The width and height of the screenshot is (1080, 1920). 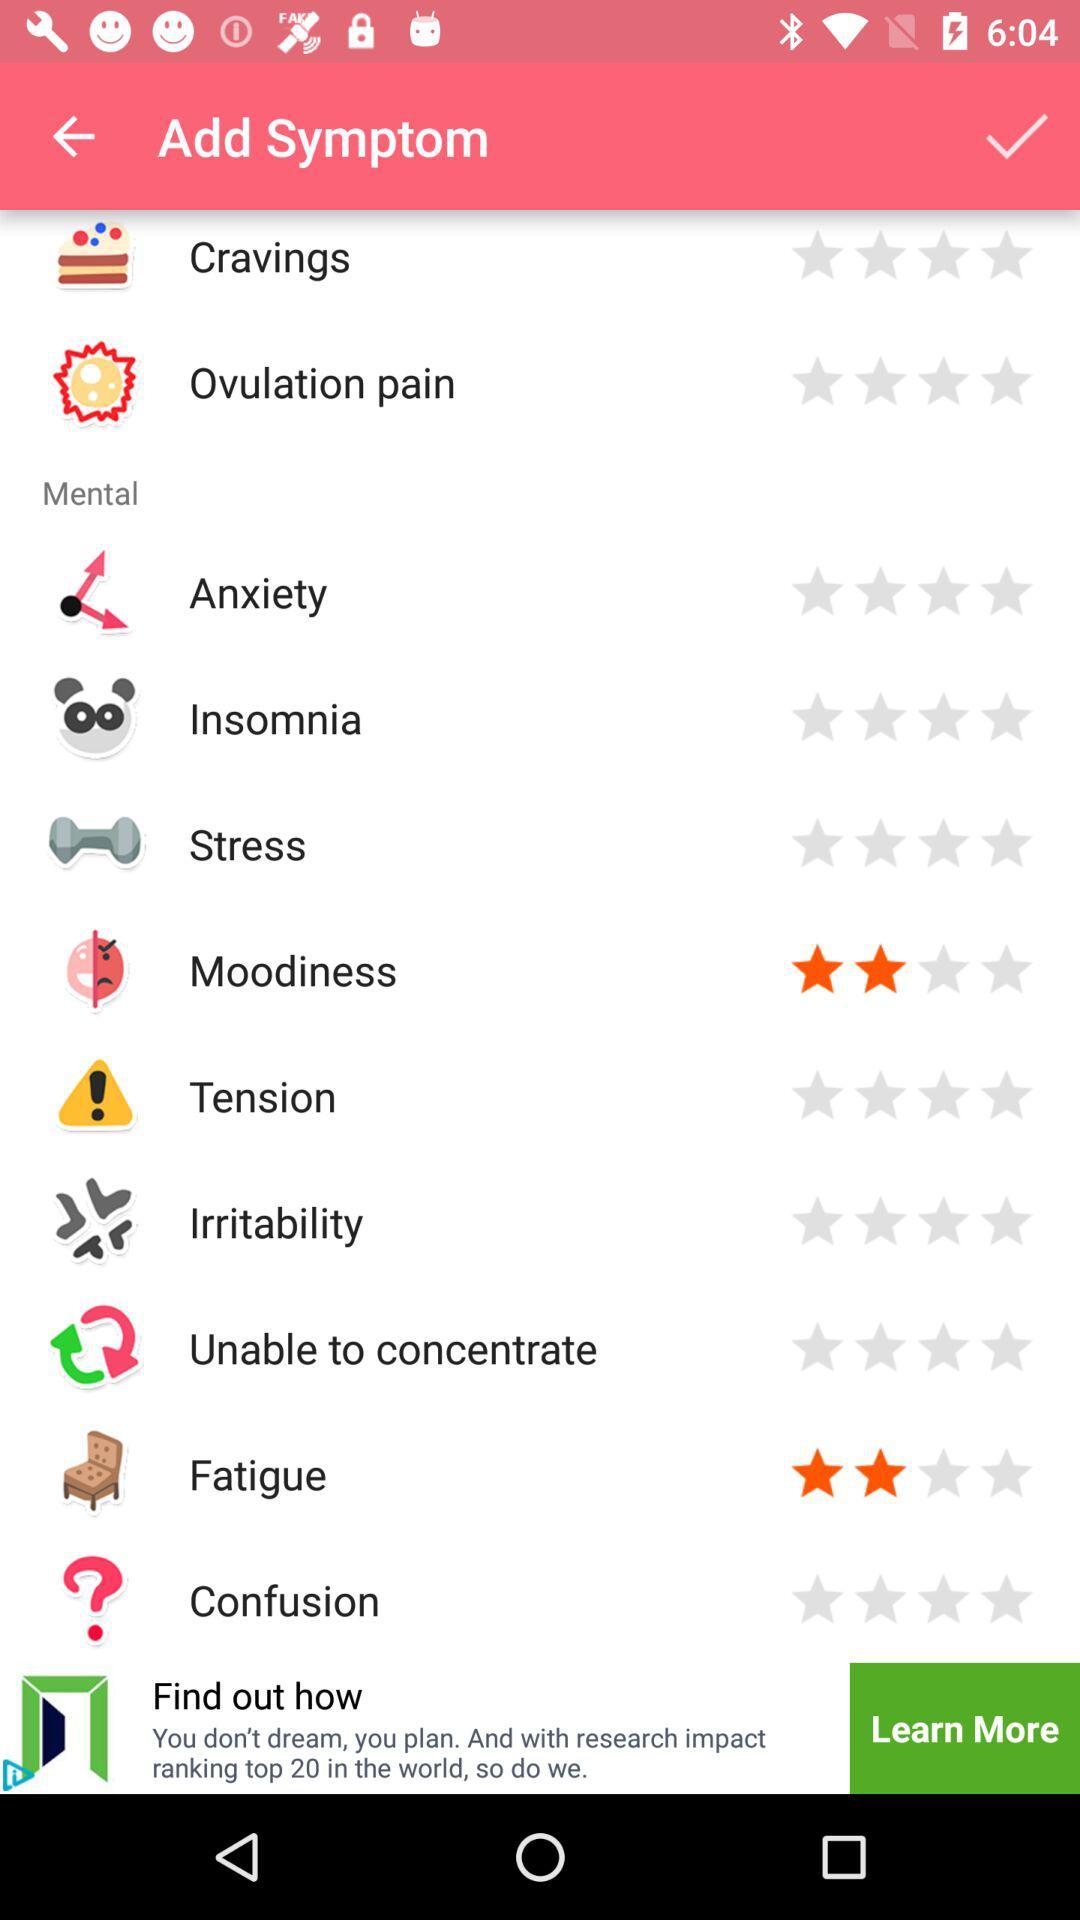 What do you see at coordinates (1006, 1094) in the screenshot?
I see `rate symptom` at bounding box center [1006, 1094].